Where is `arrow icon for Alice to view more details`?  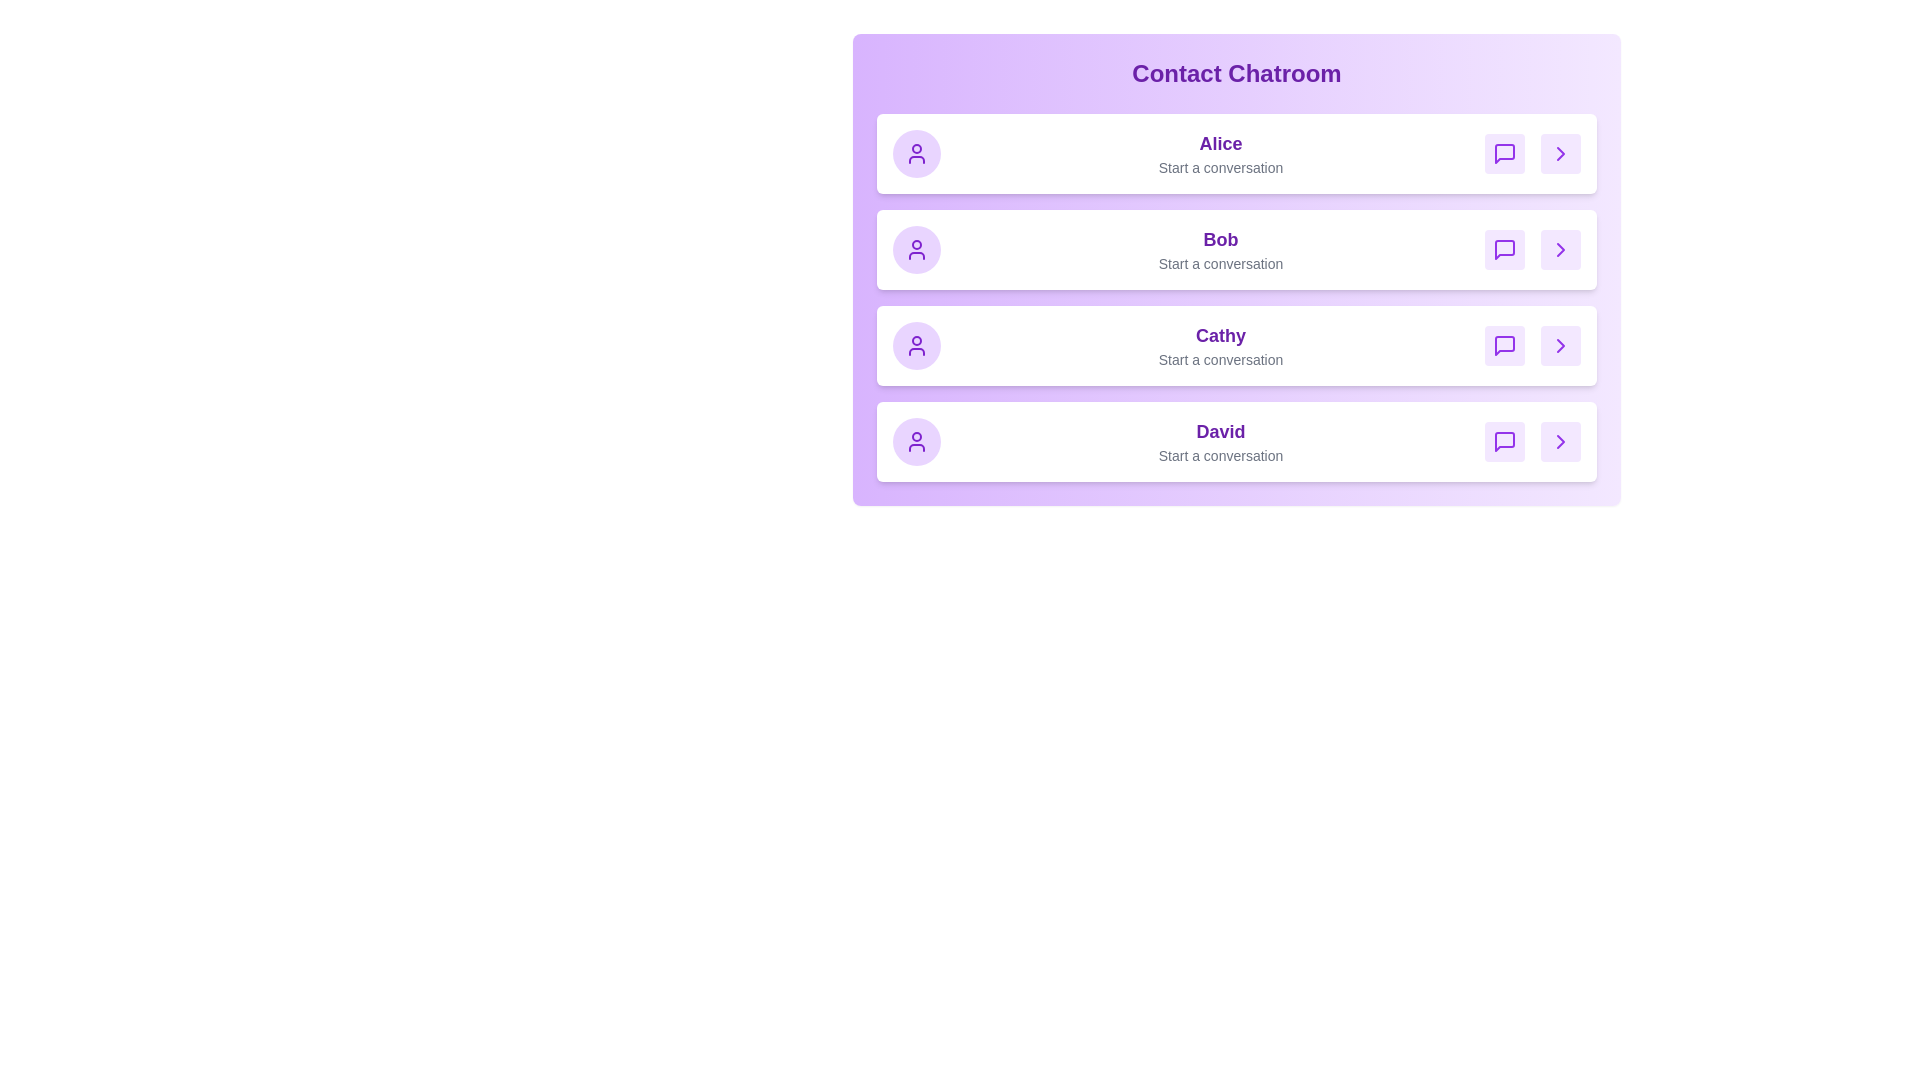
arrow icon for Alice to view more details is located at coordinates (1559, 153).